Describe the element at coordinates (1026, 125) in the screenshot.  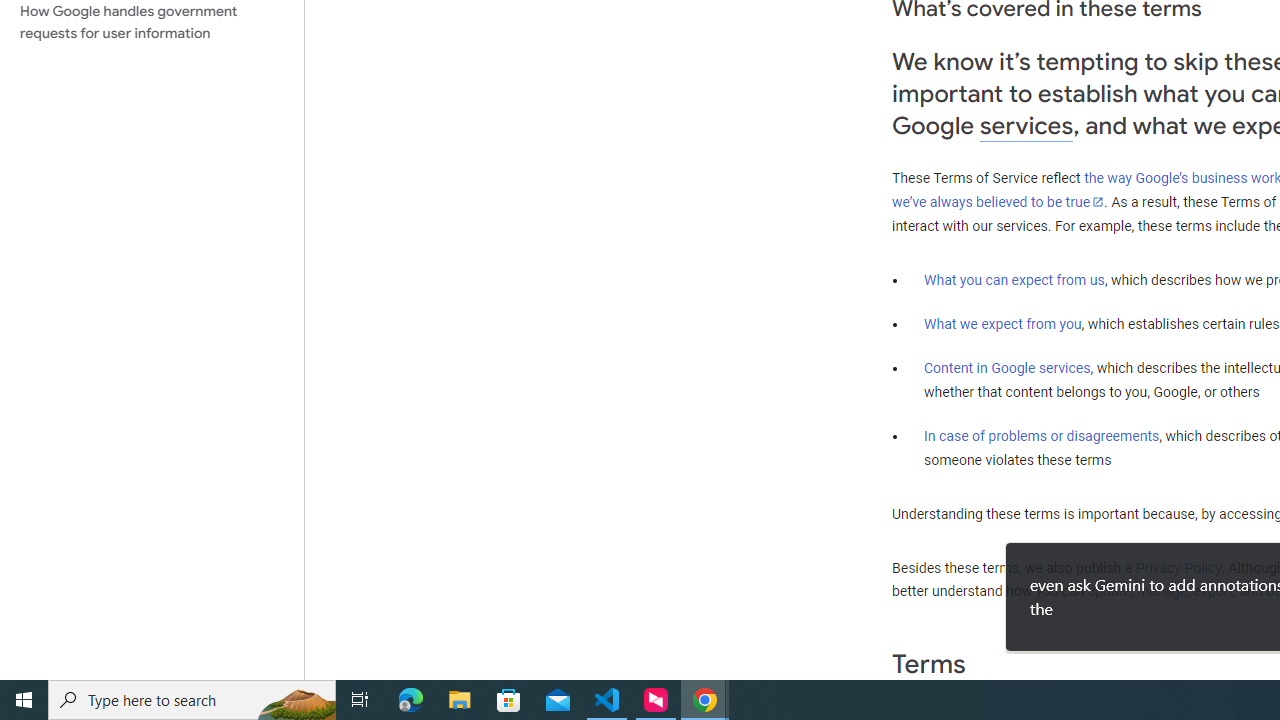
I see `'services'` at that location.